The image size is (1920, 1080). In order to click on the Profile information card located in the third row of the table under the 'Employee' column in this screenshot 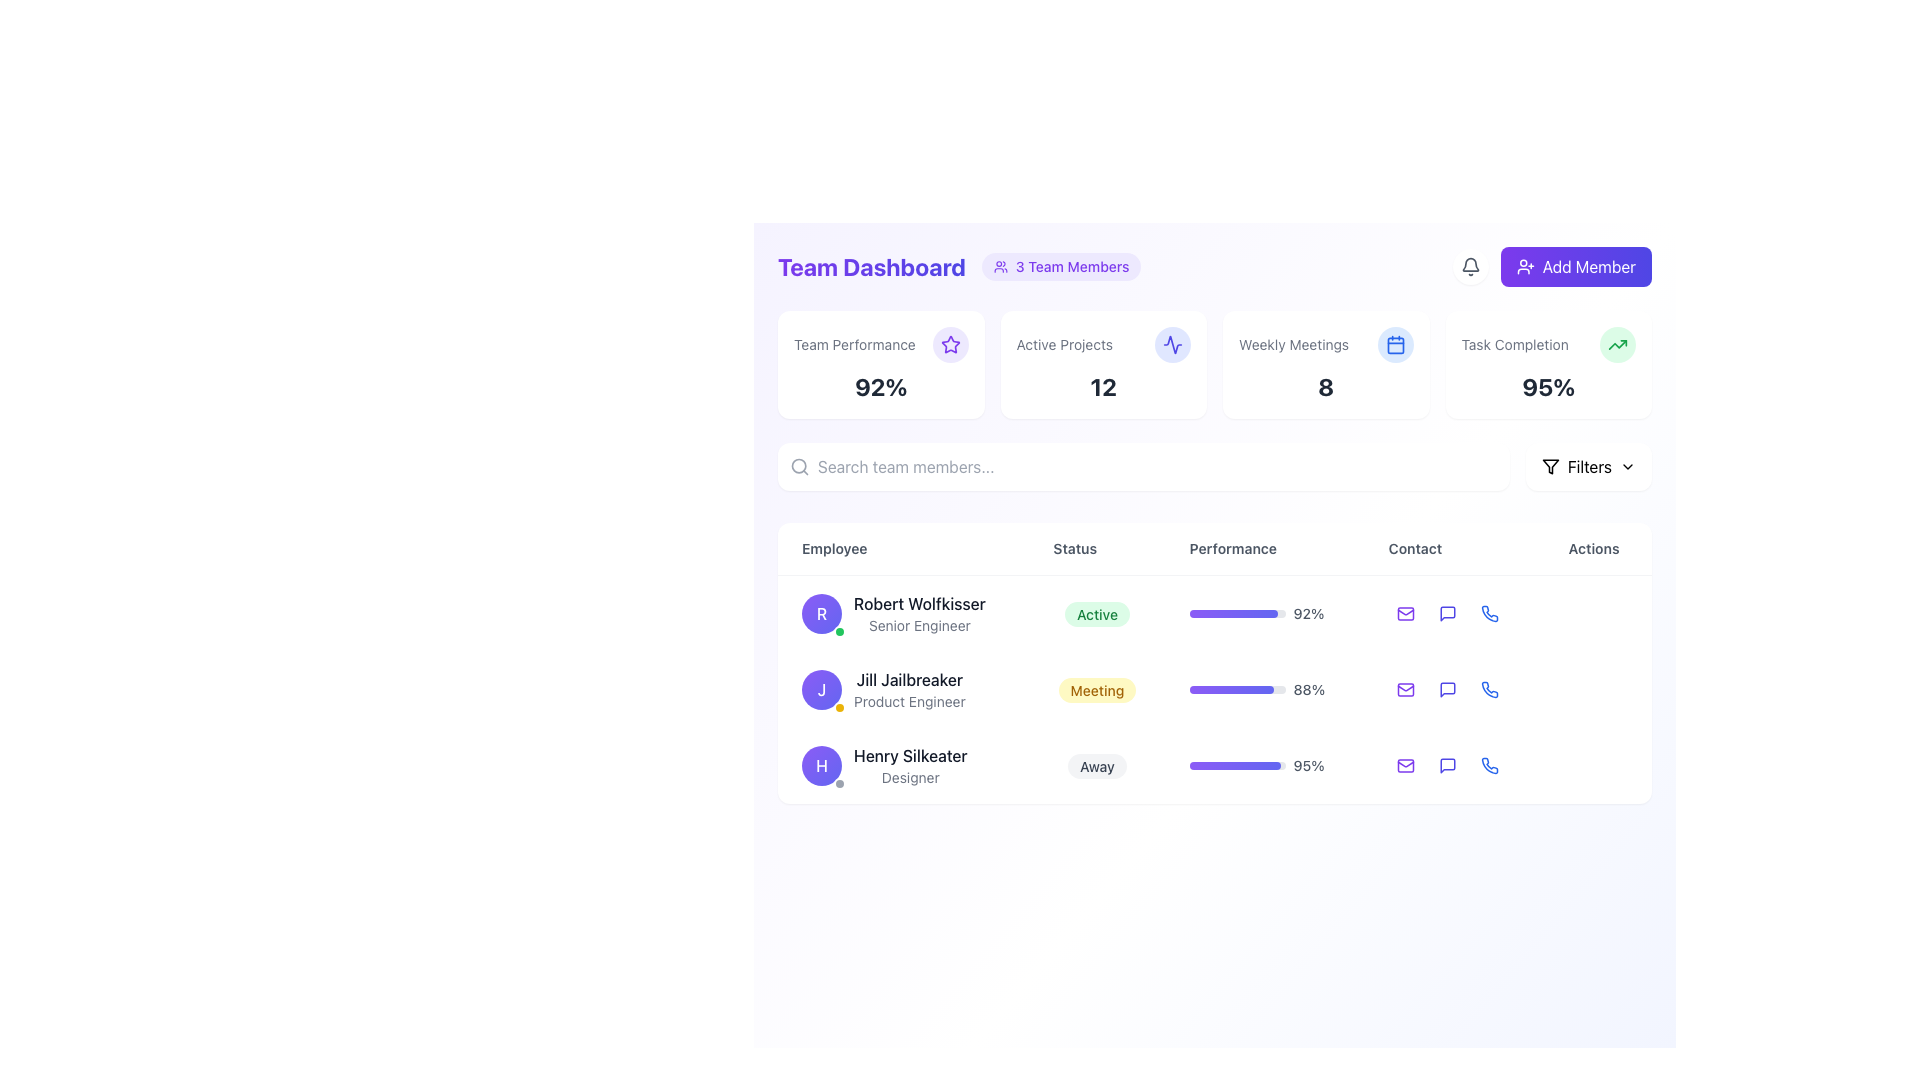, I will do `click(902, 765)`.